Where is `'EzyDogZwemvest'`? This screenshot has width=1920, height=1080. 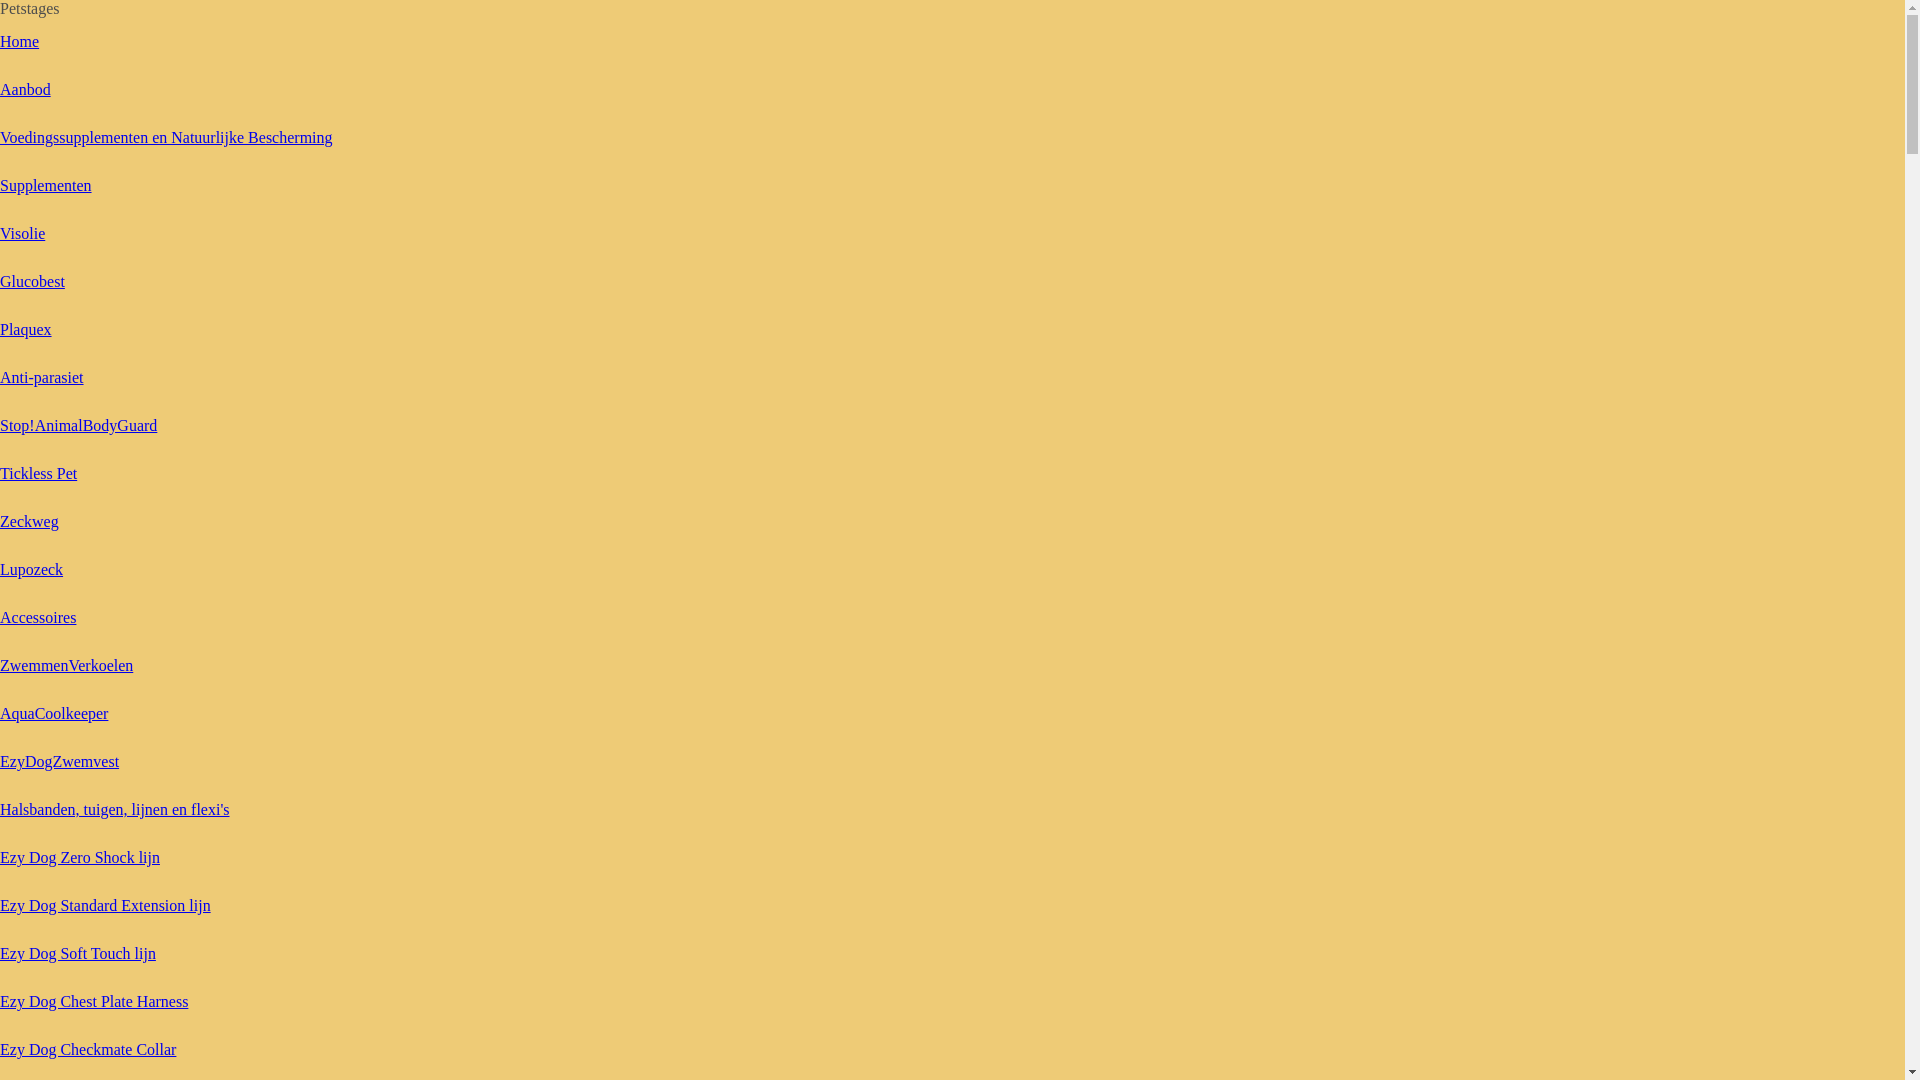 'EzyDogZwemvest' is located at coordinates (59, 761).